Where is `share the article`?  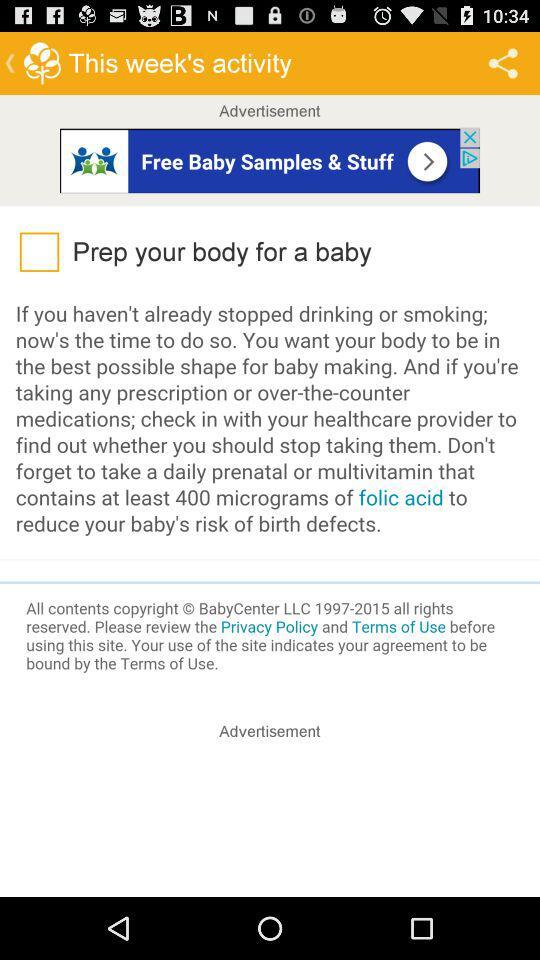
share the article is located at coordinates (270, 822).